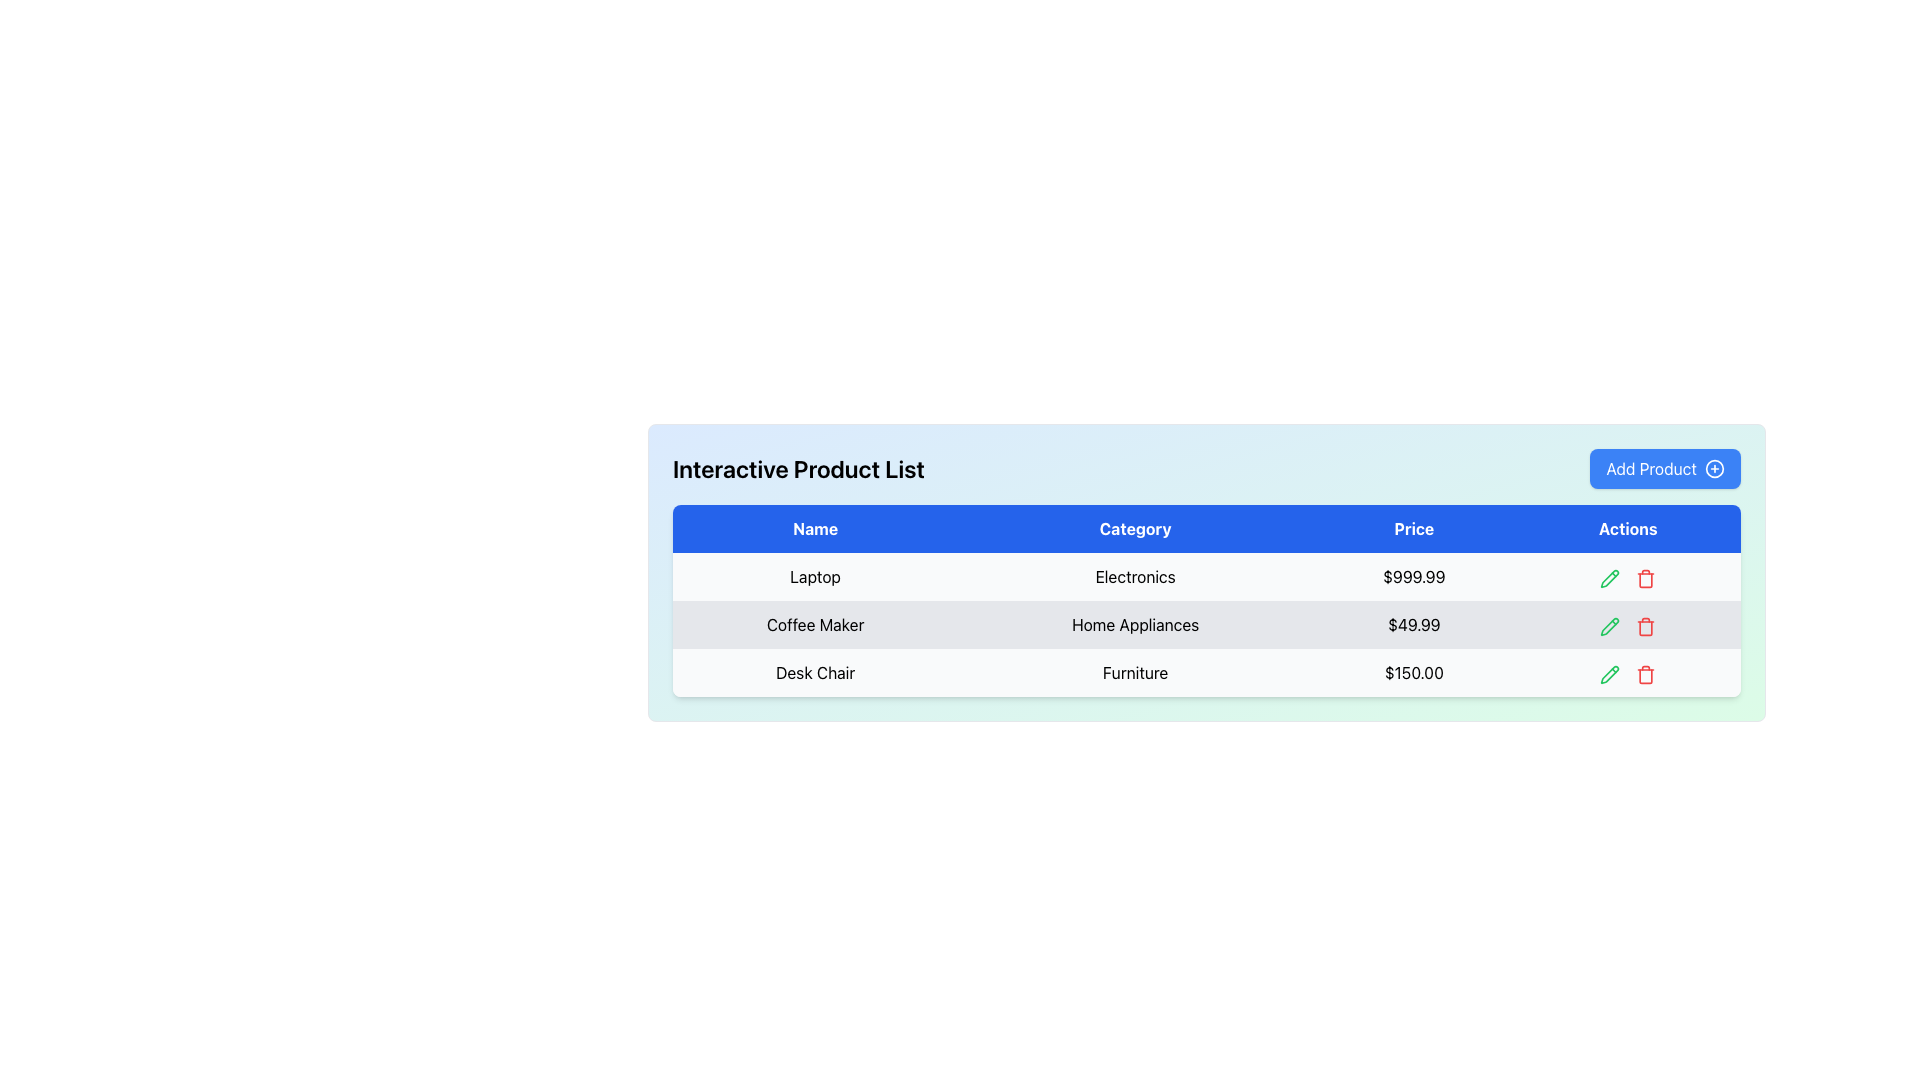 The height and width of the screenshot is (1080, 1920). Describe the element at coordinates (1135, 527) in the screenshot. I see `the text of the 'Category' header cell in the table, which is the second item in the header row` at that location.